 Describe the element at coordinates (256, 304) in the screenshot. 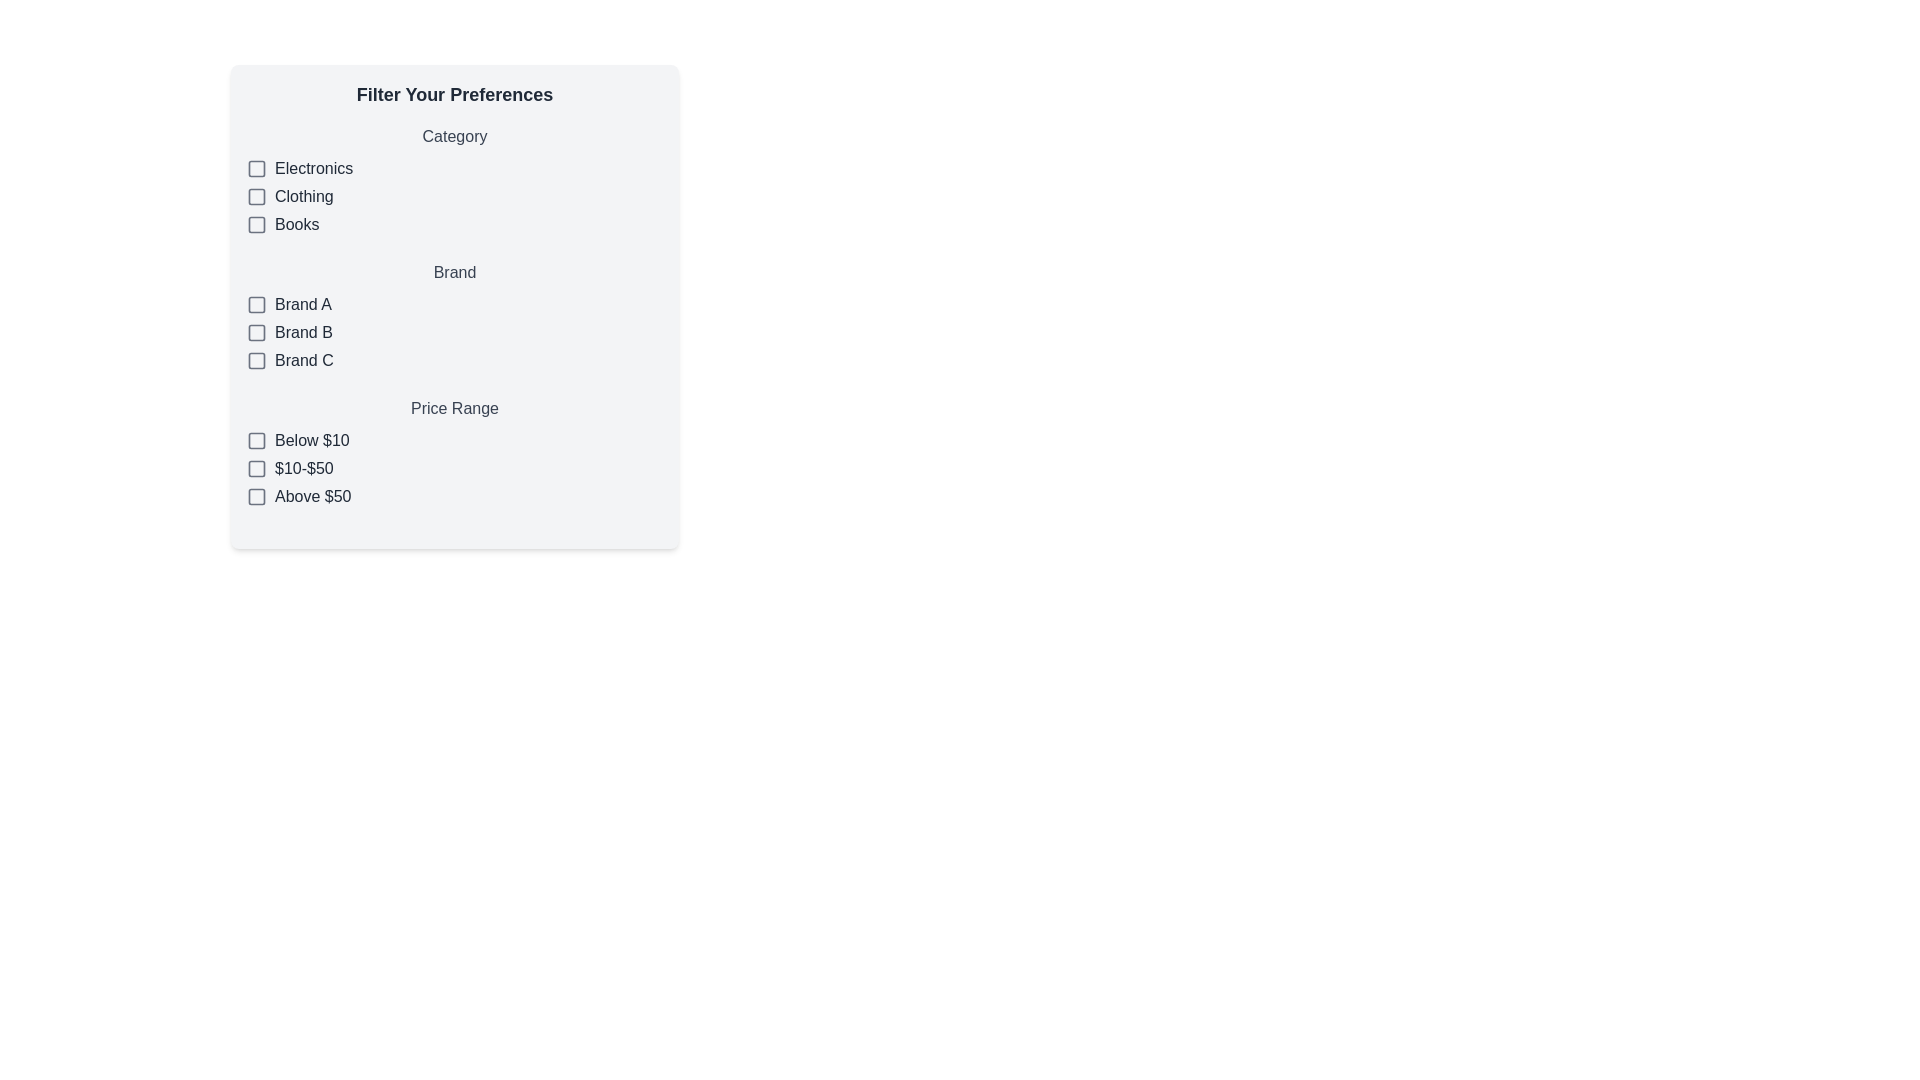

I see `the checkbox for the 'Brand A' filter option` at that location.